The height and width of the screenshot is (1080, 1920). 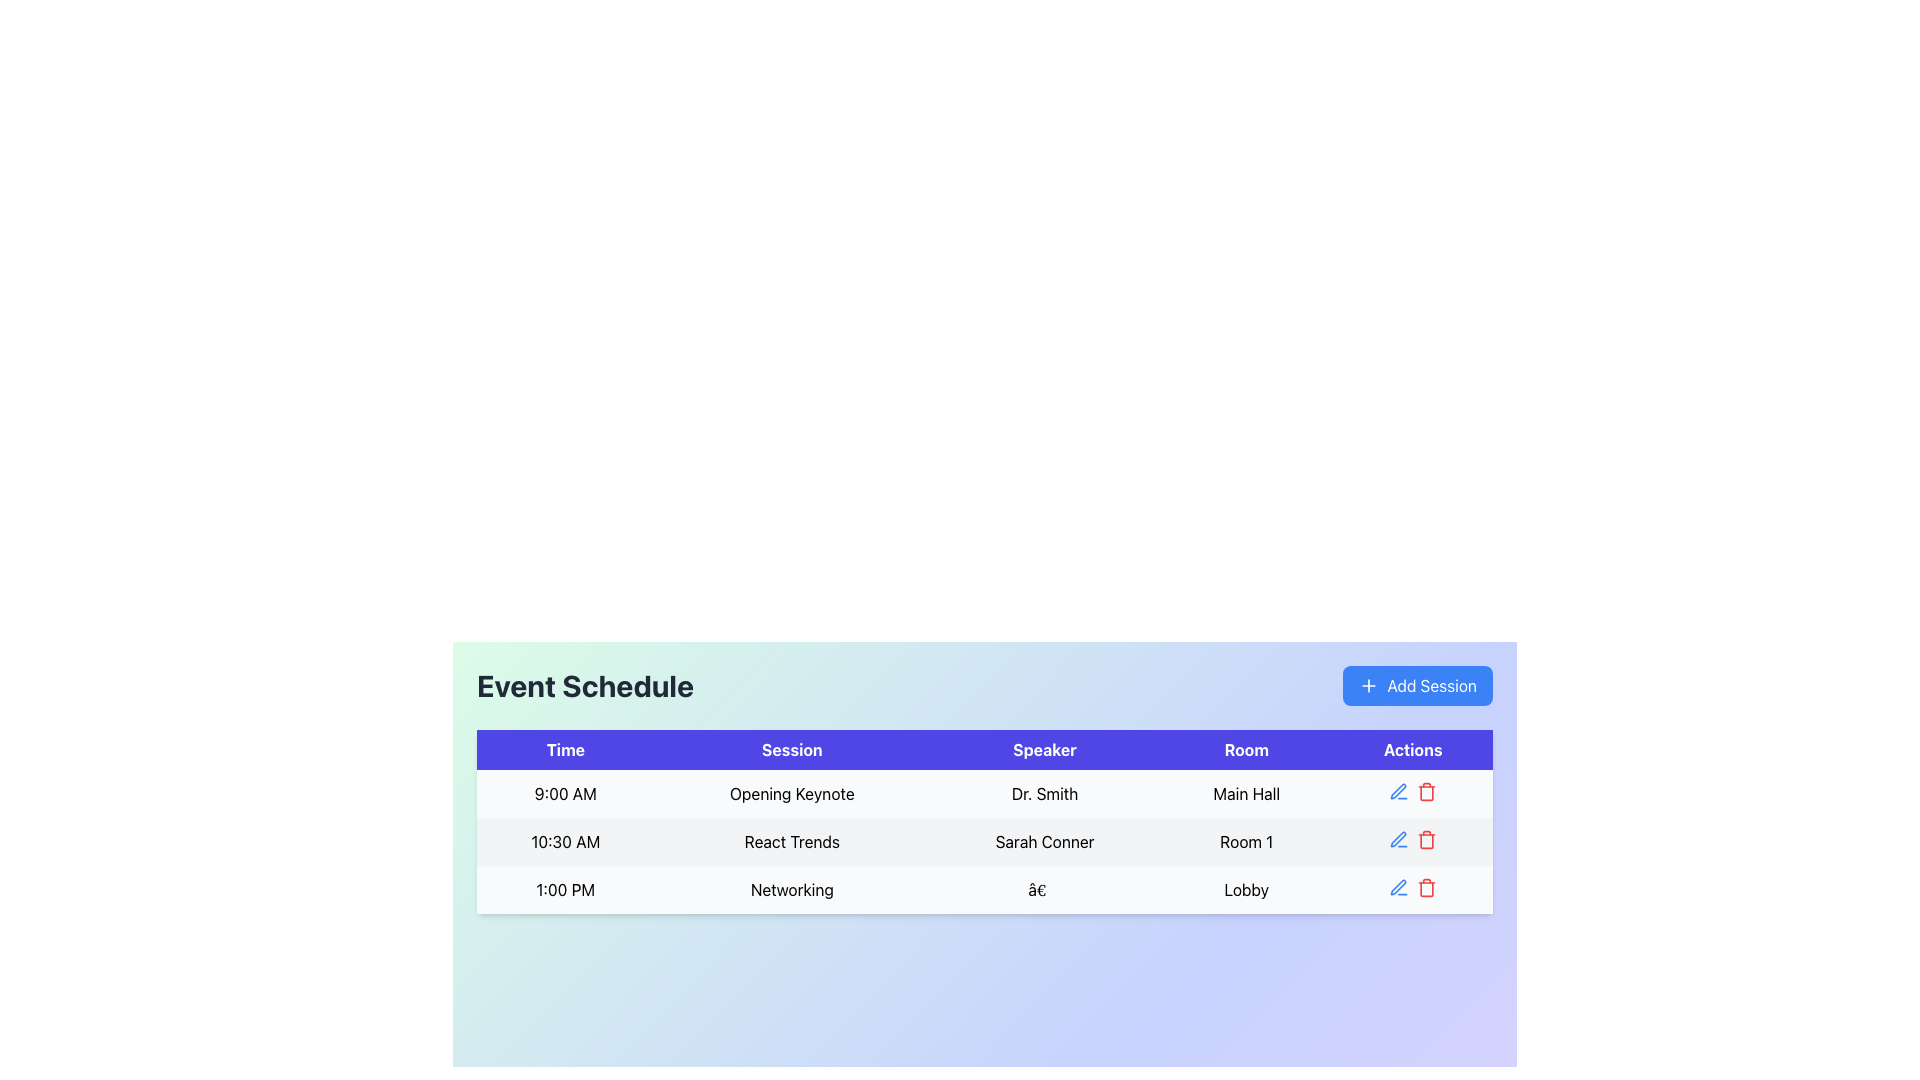 What do you see at coordinates (1245, 841) in the screenshot?
I see `the text display element that shows 'Room 1', located in the fourth column of the second data row in the table layout` at bounding box center [1245, 841].